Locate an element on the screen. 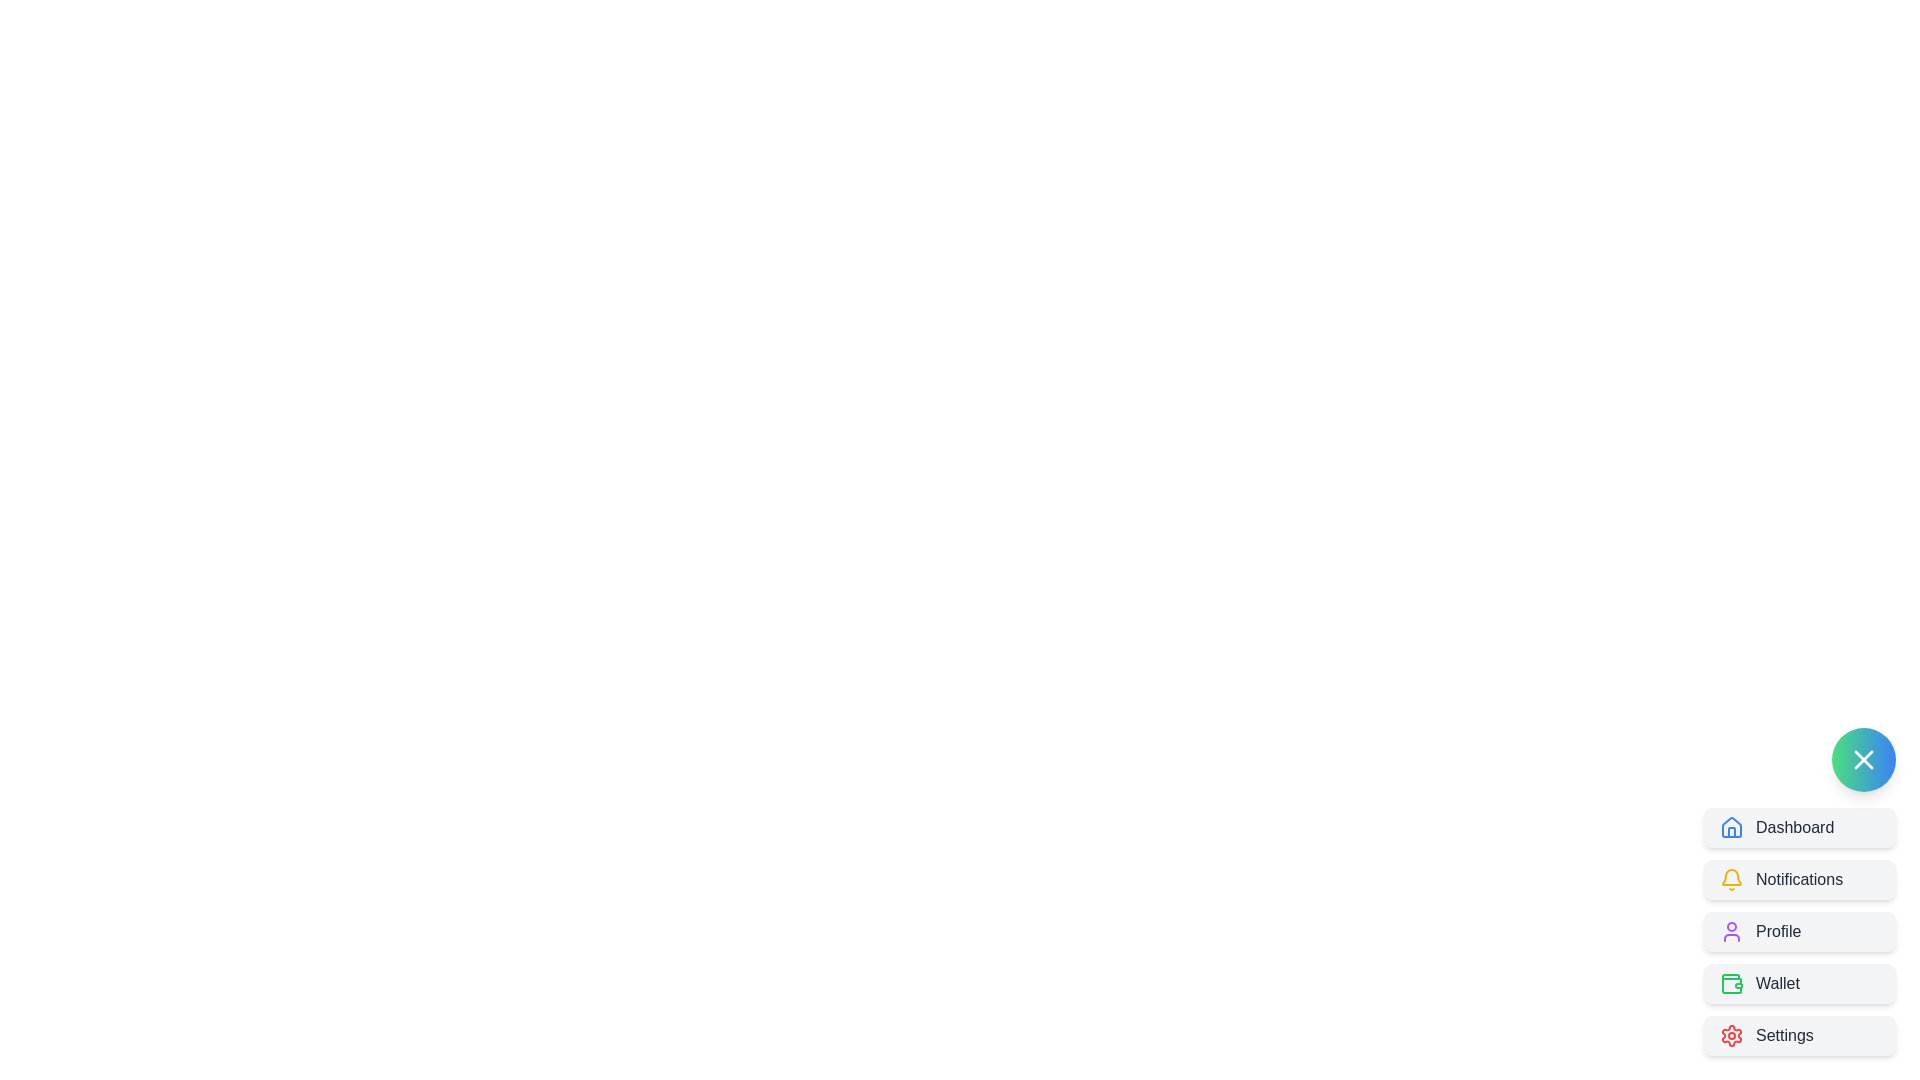 This screenshot has height=1080, width=1920. the wallet-shaped icon with a green outline located within the 'Wallet' menu item, which is the fourth item from the top is located at coordinates (1731, 982).